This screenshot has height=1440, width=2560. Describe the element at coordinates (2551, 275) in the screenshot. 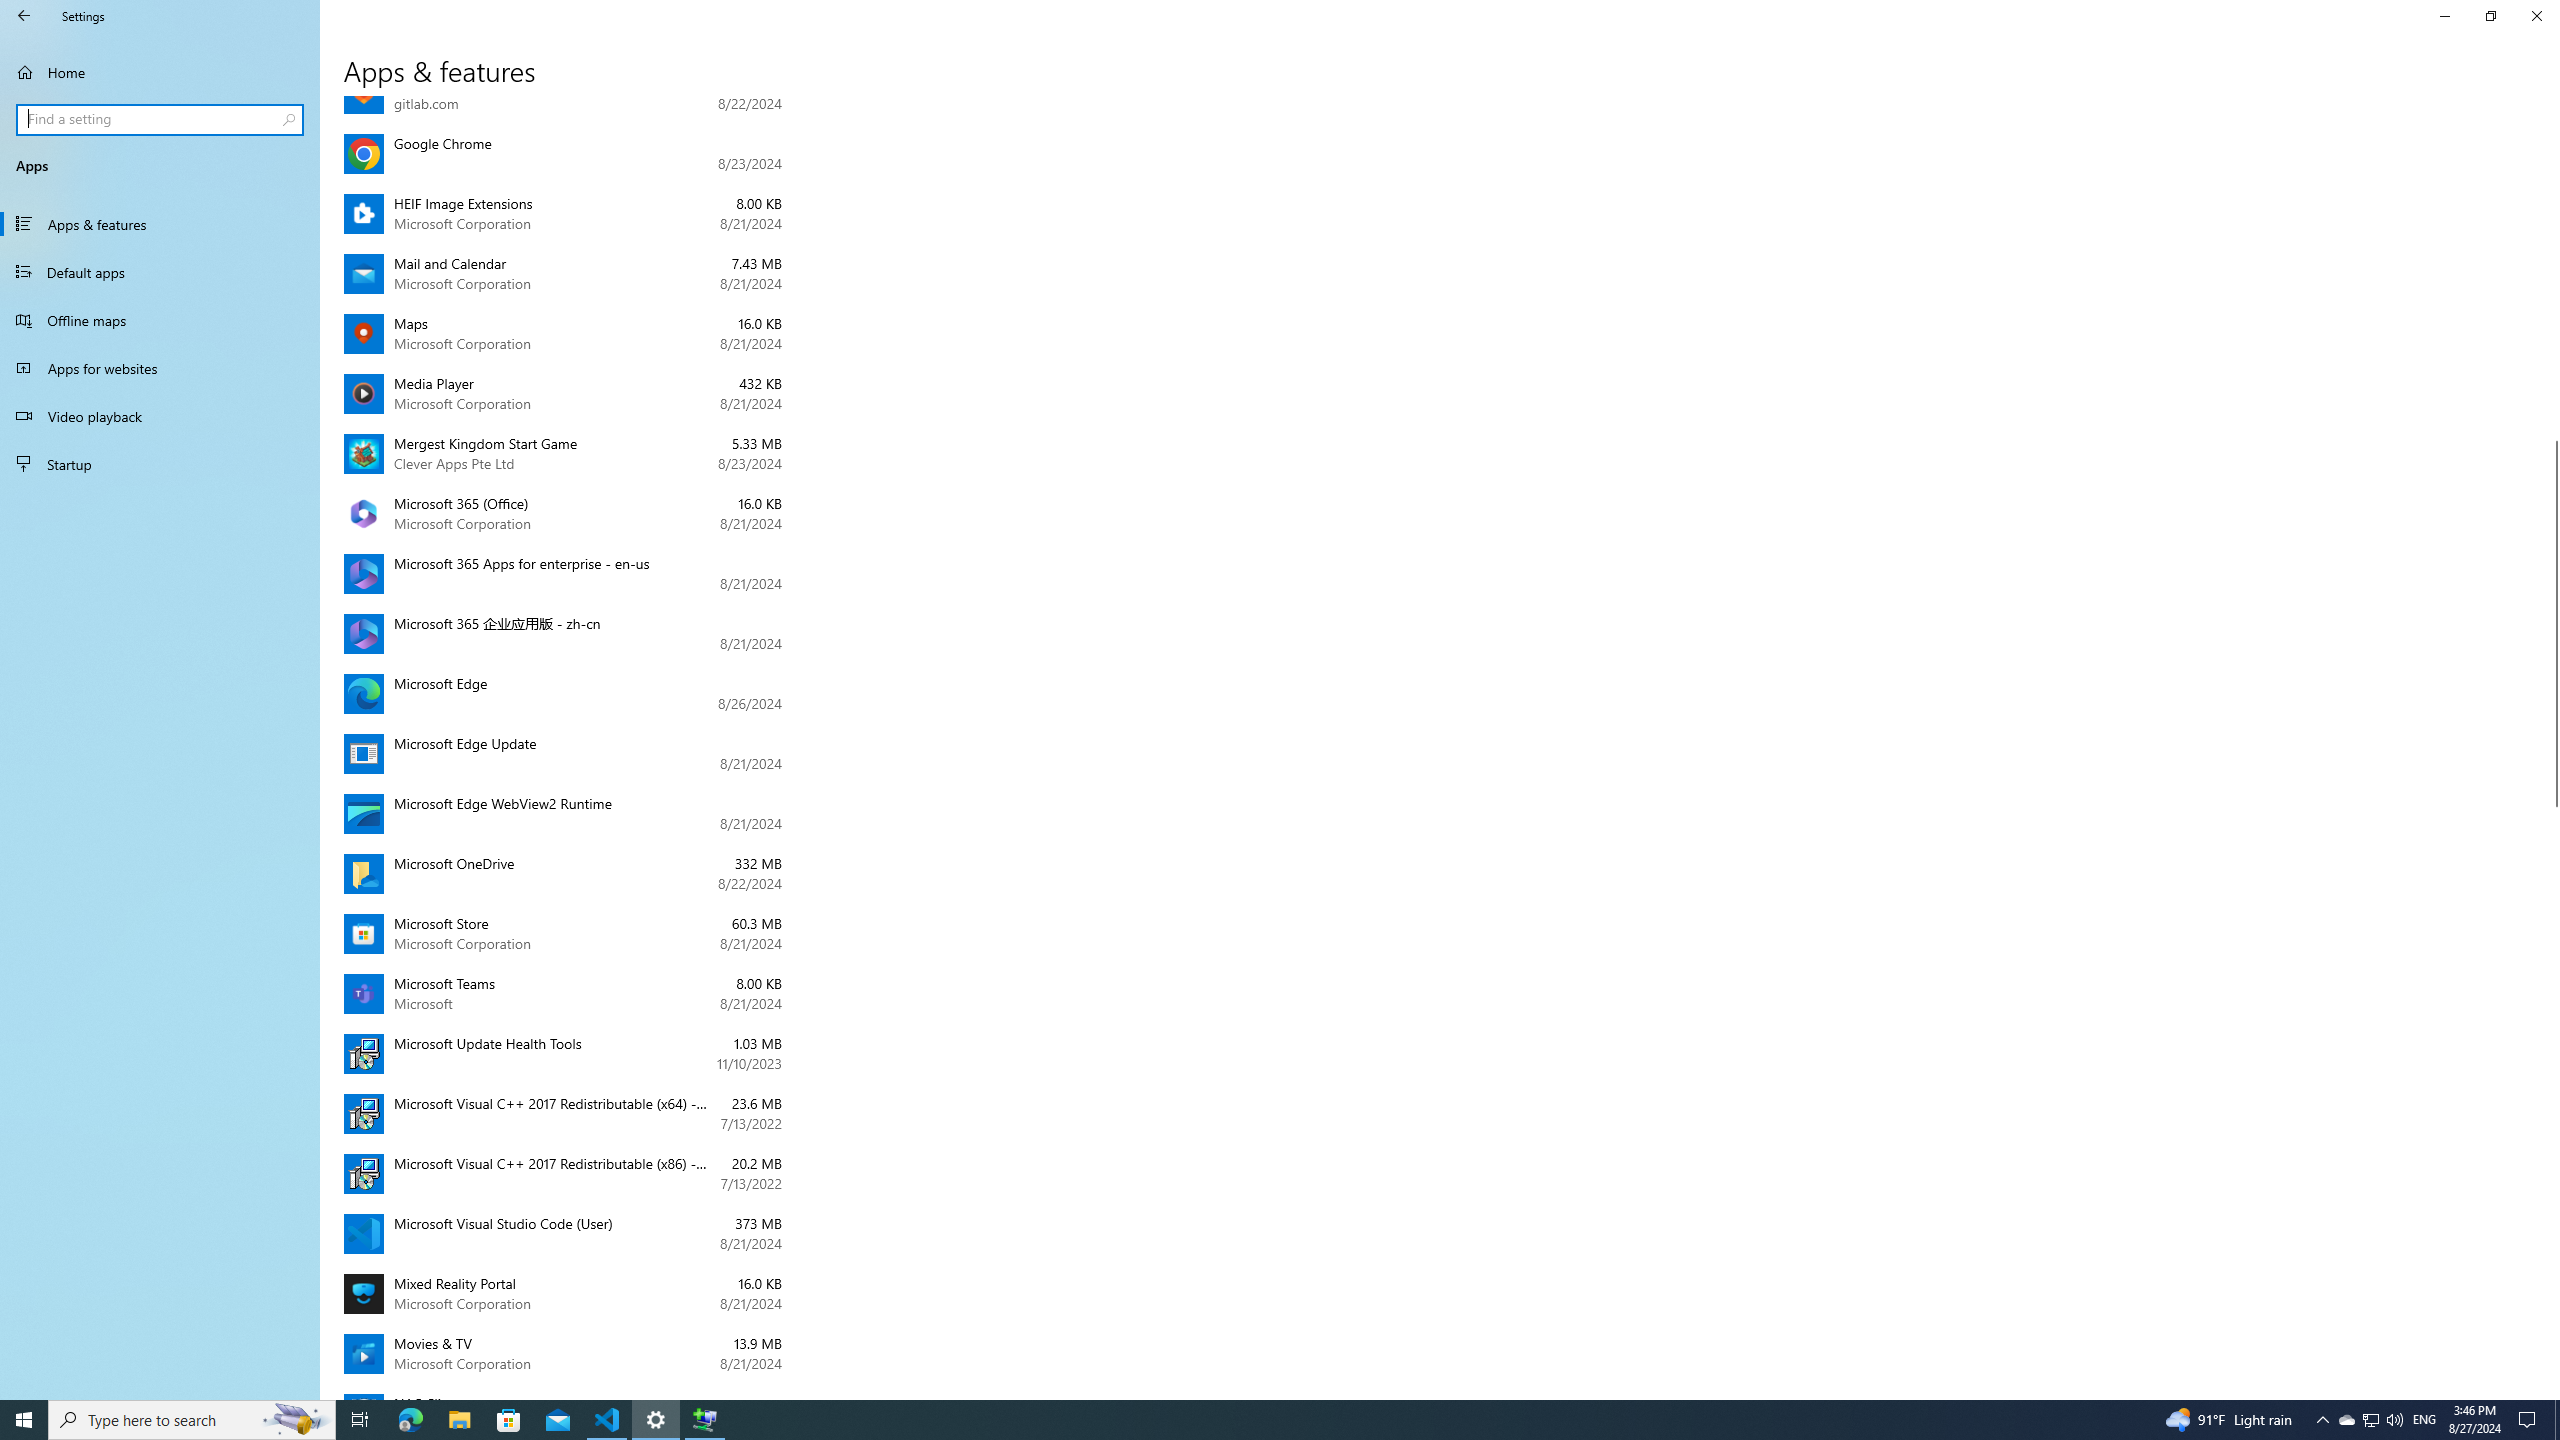

I see `'Vertical Large Decrease'` at that location.